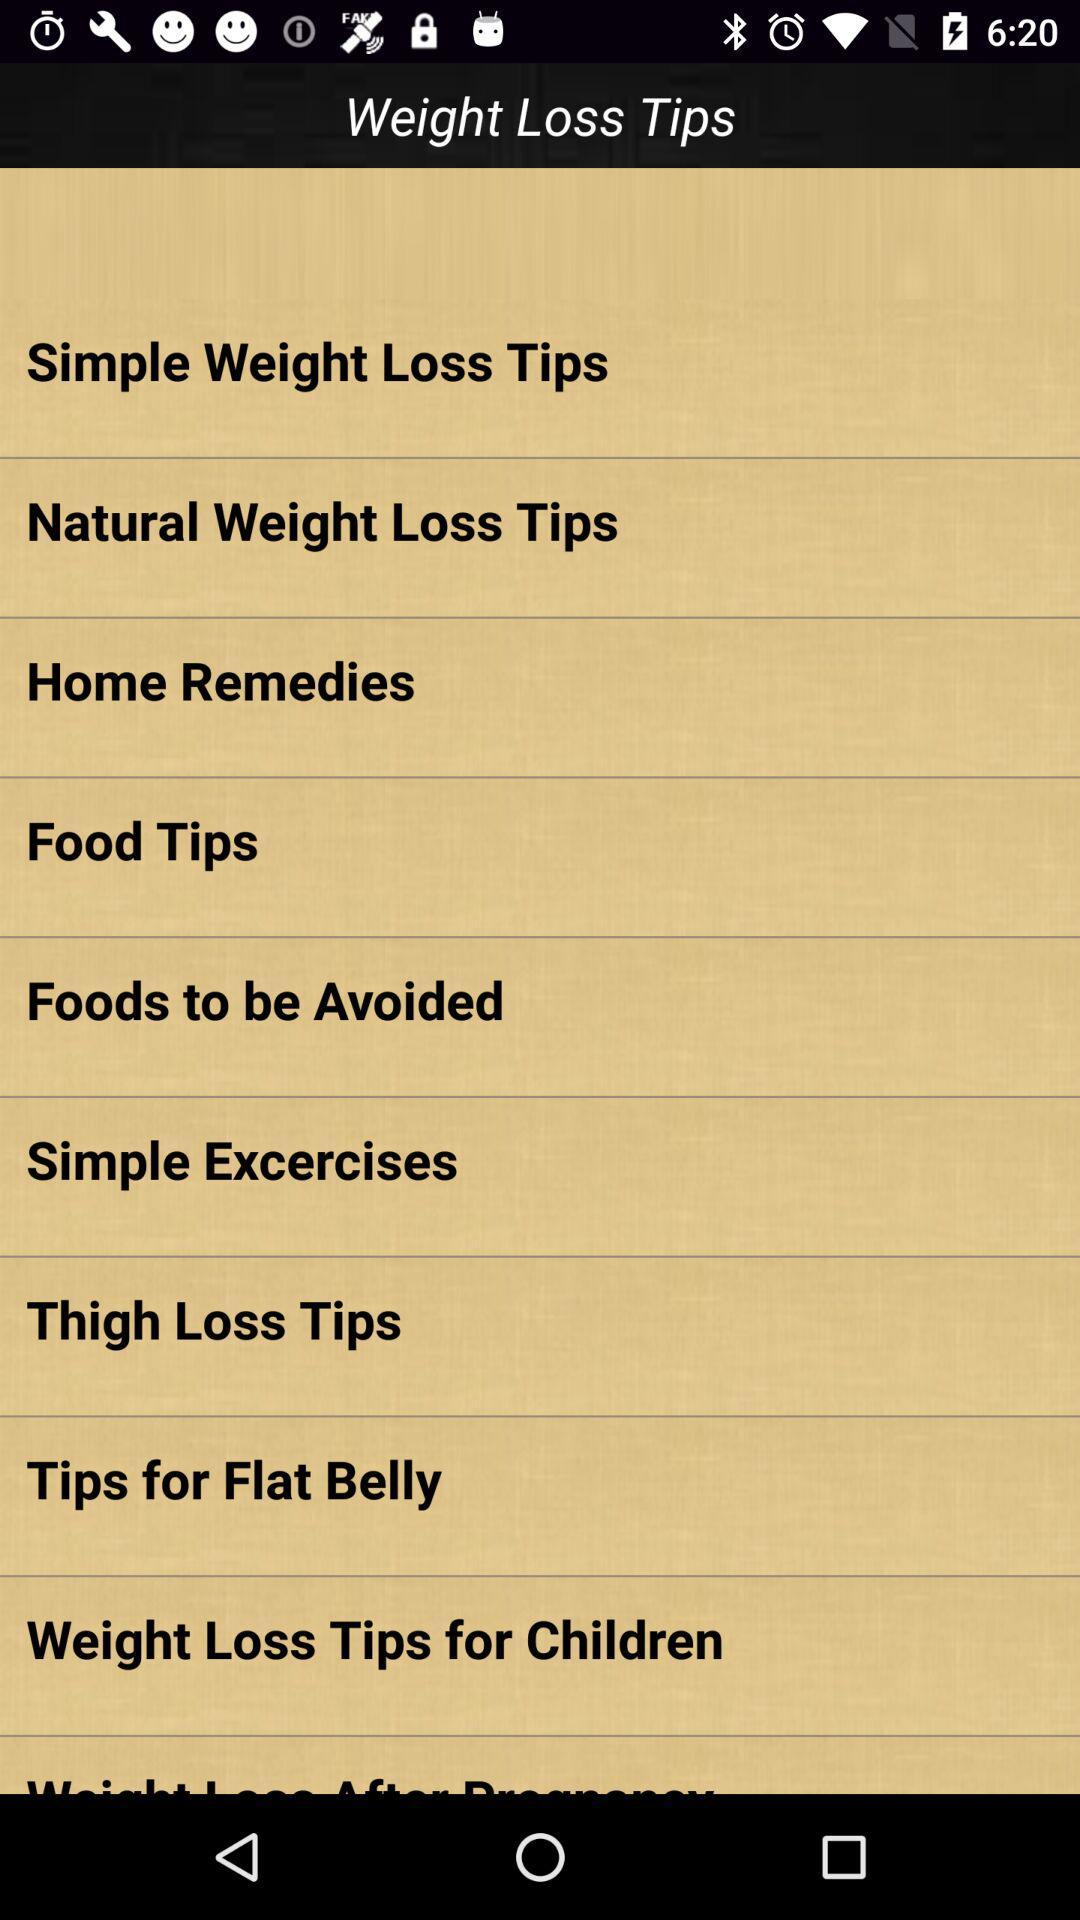  What do you see at coordinates (540, 999) in the screenshot?
I see `the foods to be item` at bounding box center [540, 999].